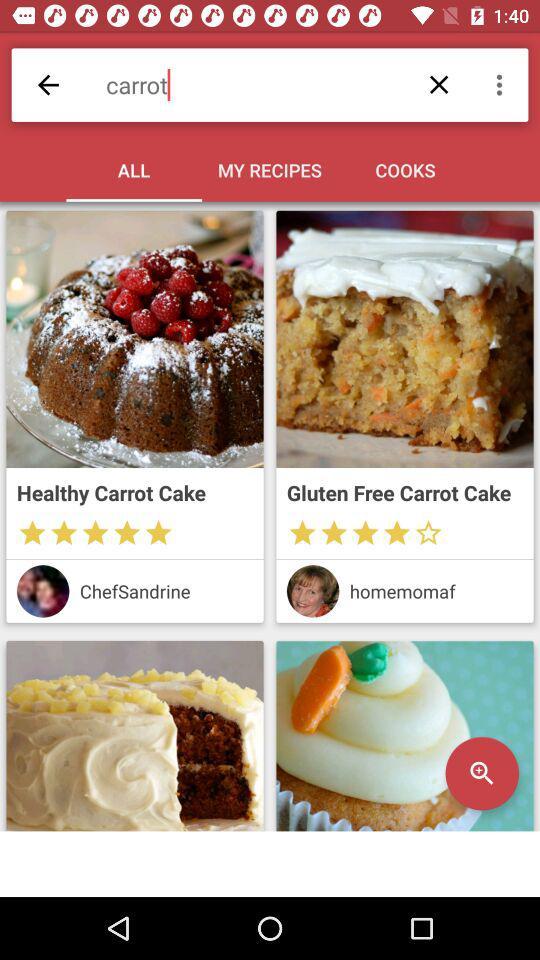  I want to click on back, so click(48, 85).